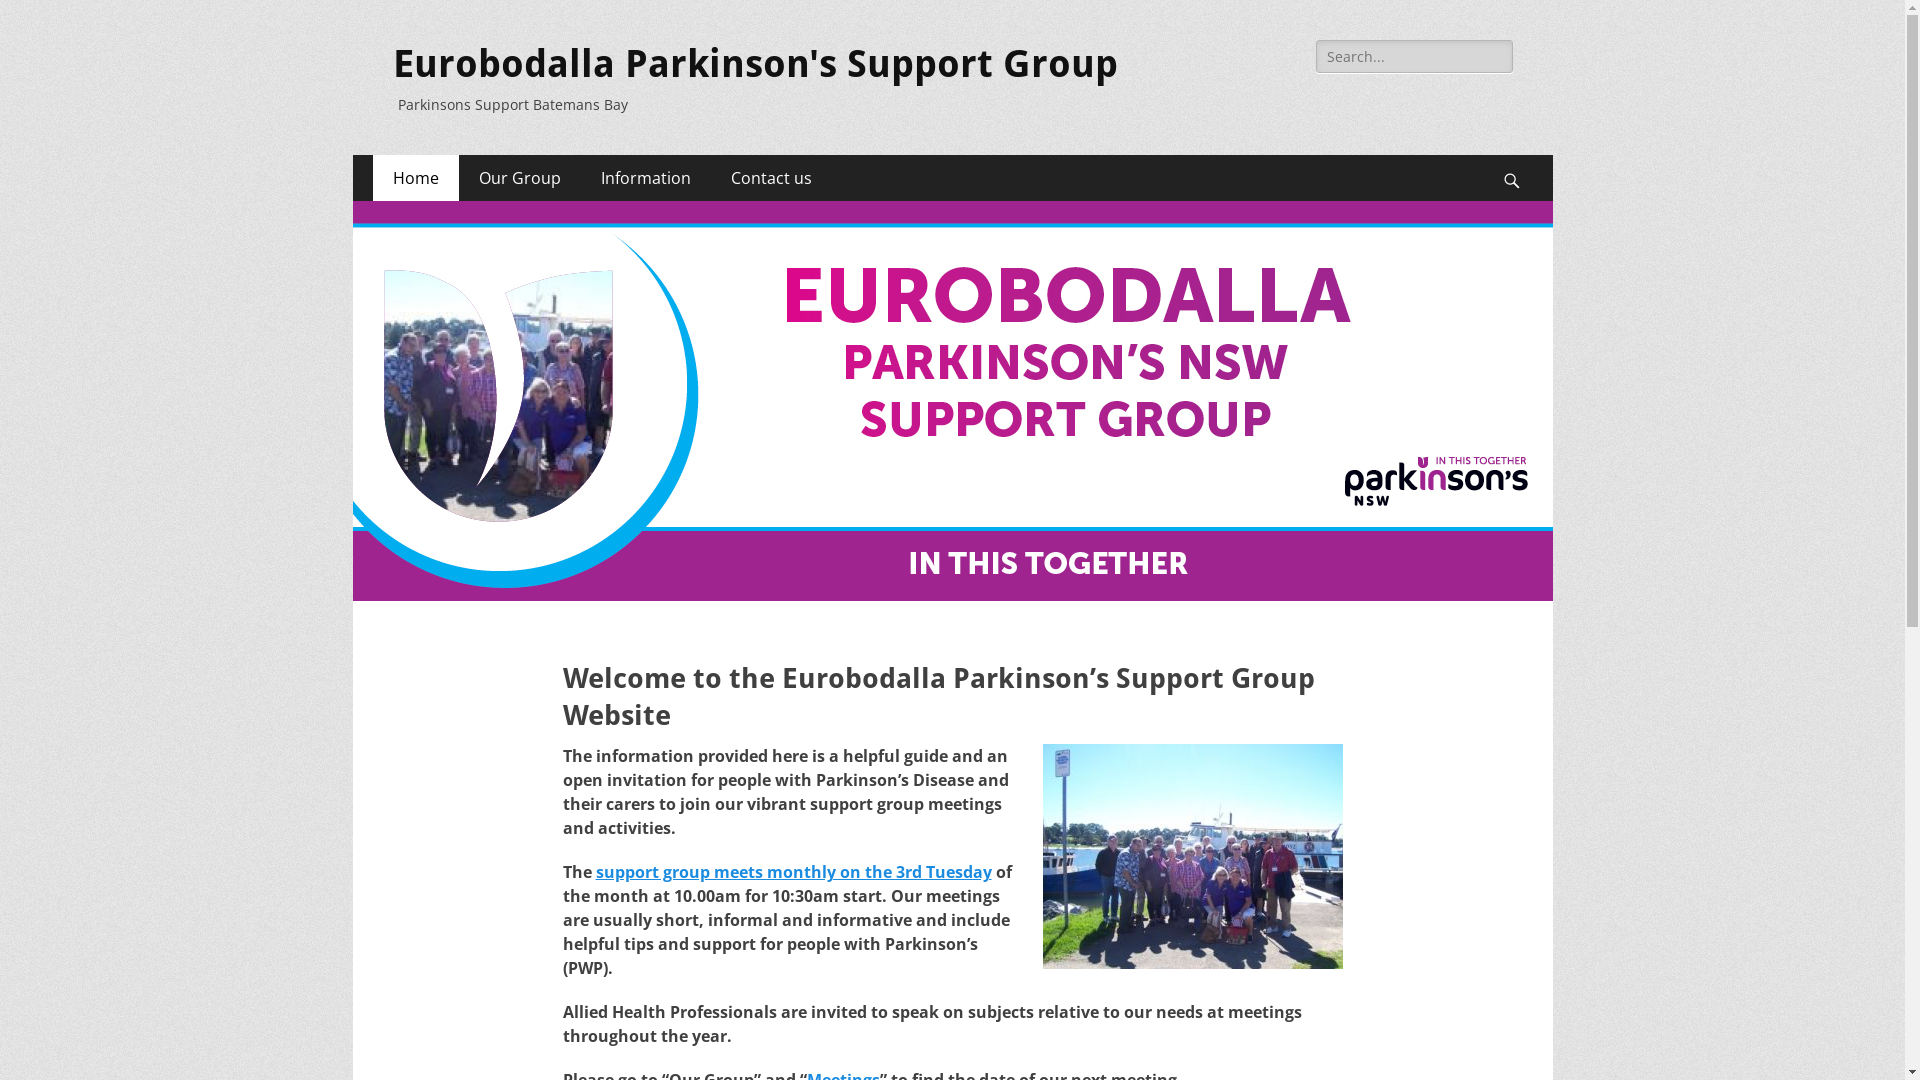 The image size is (1920, 1080). What do you see at coordinates (1413, 55) in the screenshot?
I see `'Search for:'` at bounding box center [1413, 55].